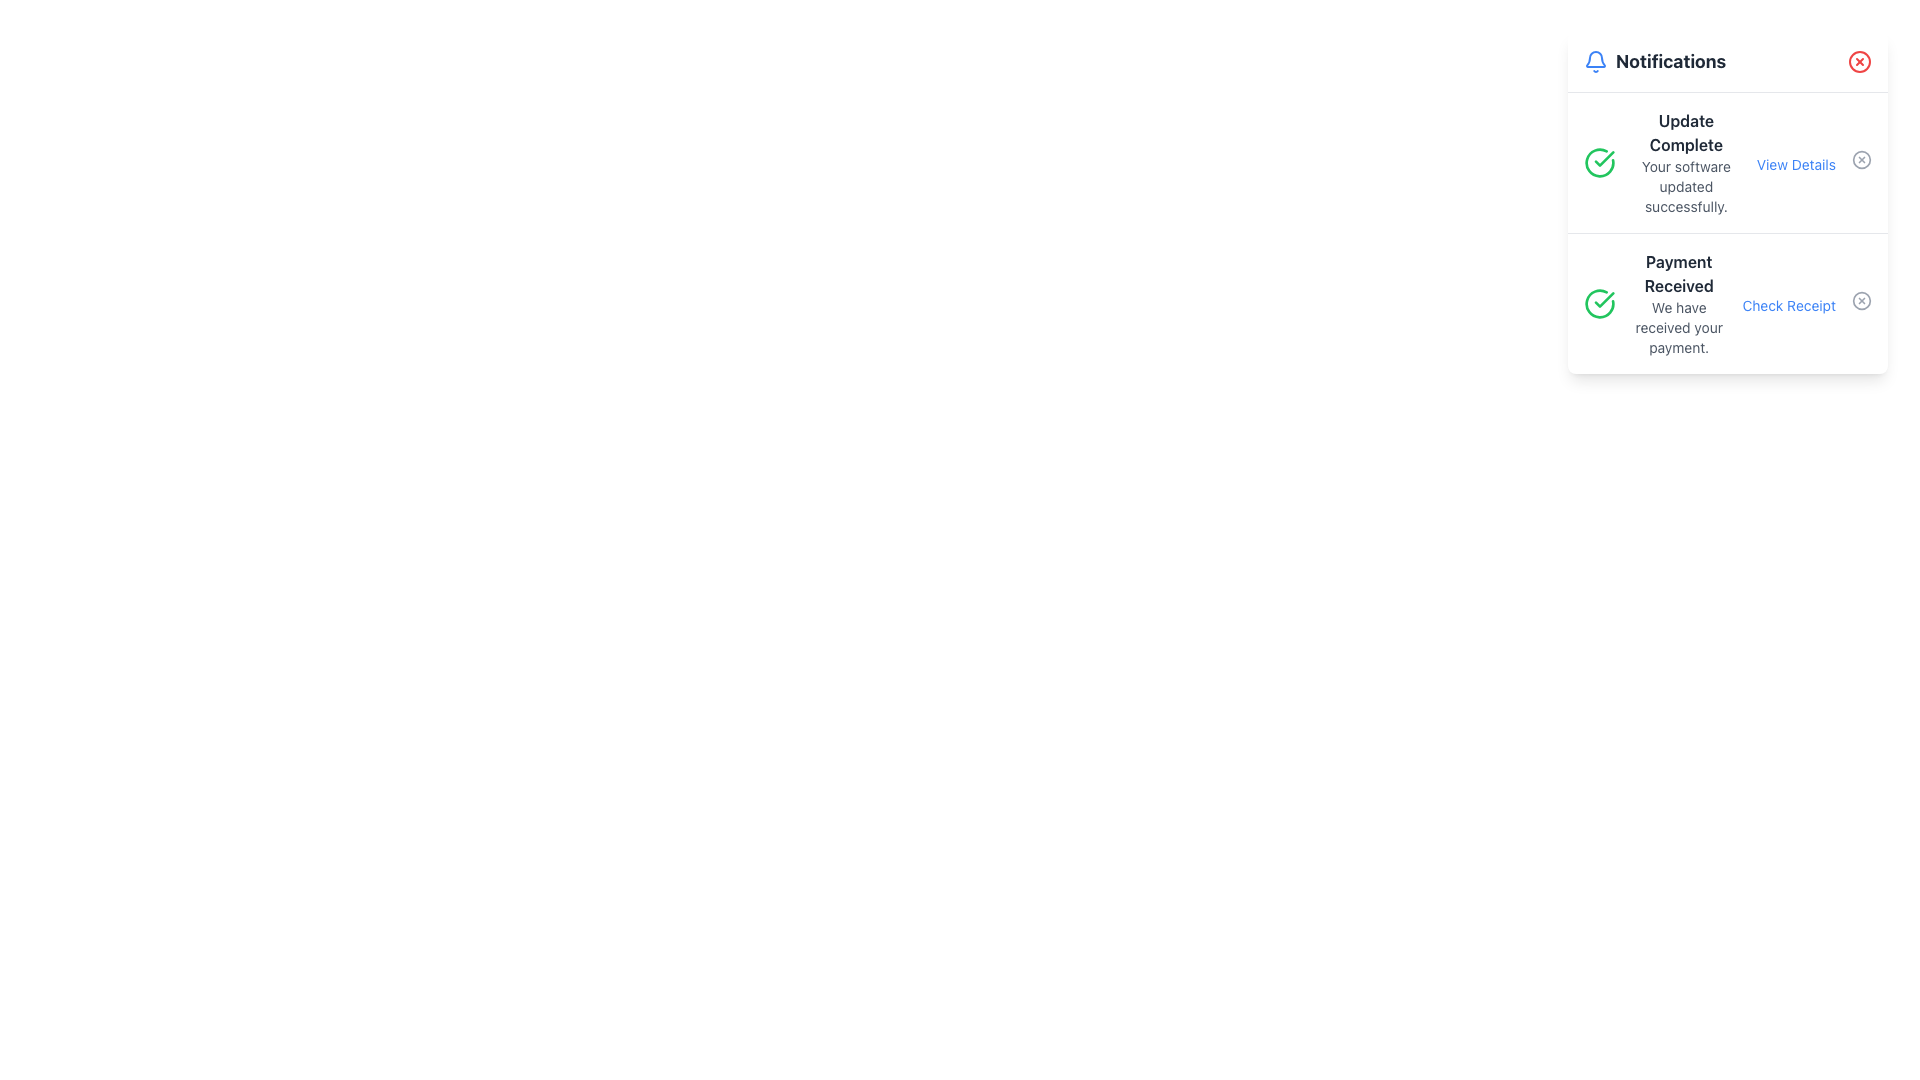 The image size is (1920, 1080). Describe the element at coordinates (1861, 300) in the screenshot. I see `the close icon button located to the right of the 'Check Receipt' text in the 'Payment Received' notification` at that location.